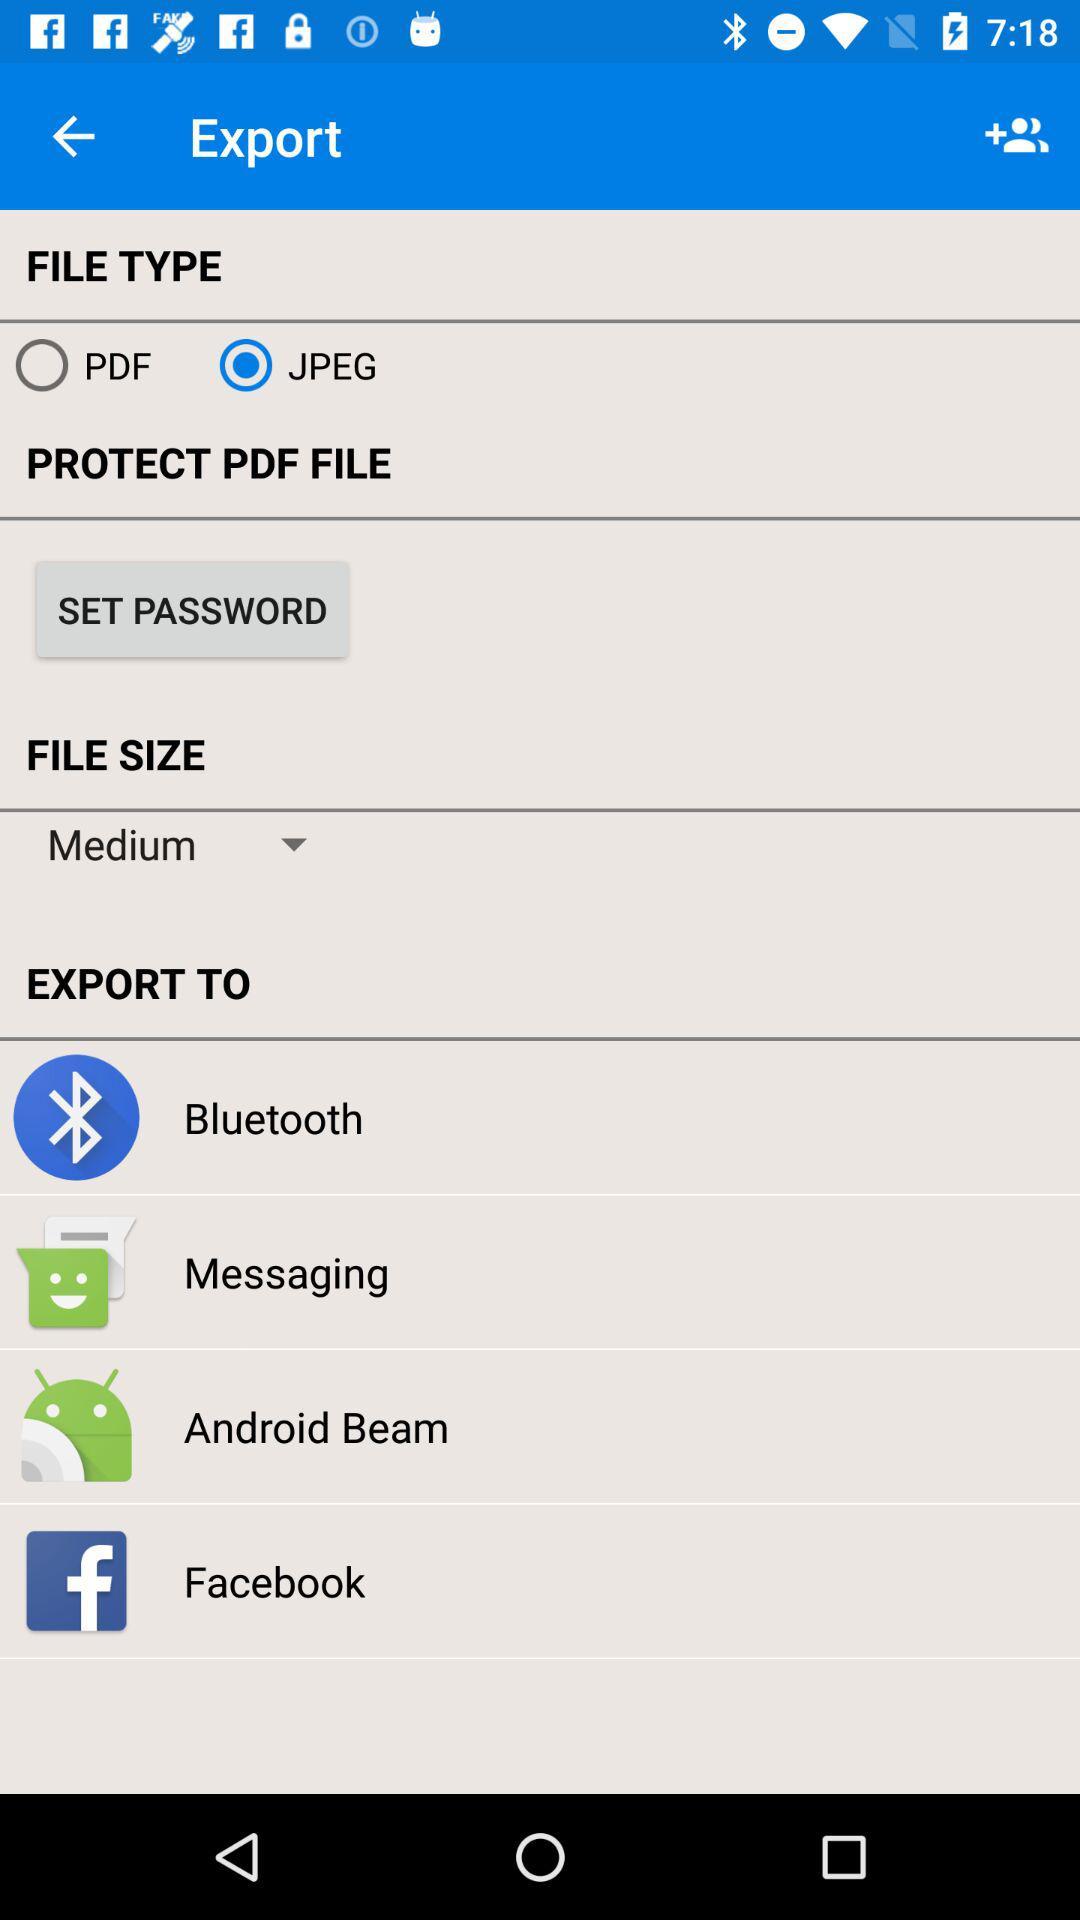 Image resolution: width=1080 pixels, height=1920 pixels. Describe the element at coordinates (192, 608) in the screenshot. I see `the set password item` at that location.